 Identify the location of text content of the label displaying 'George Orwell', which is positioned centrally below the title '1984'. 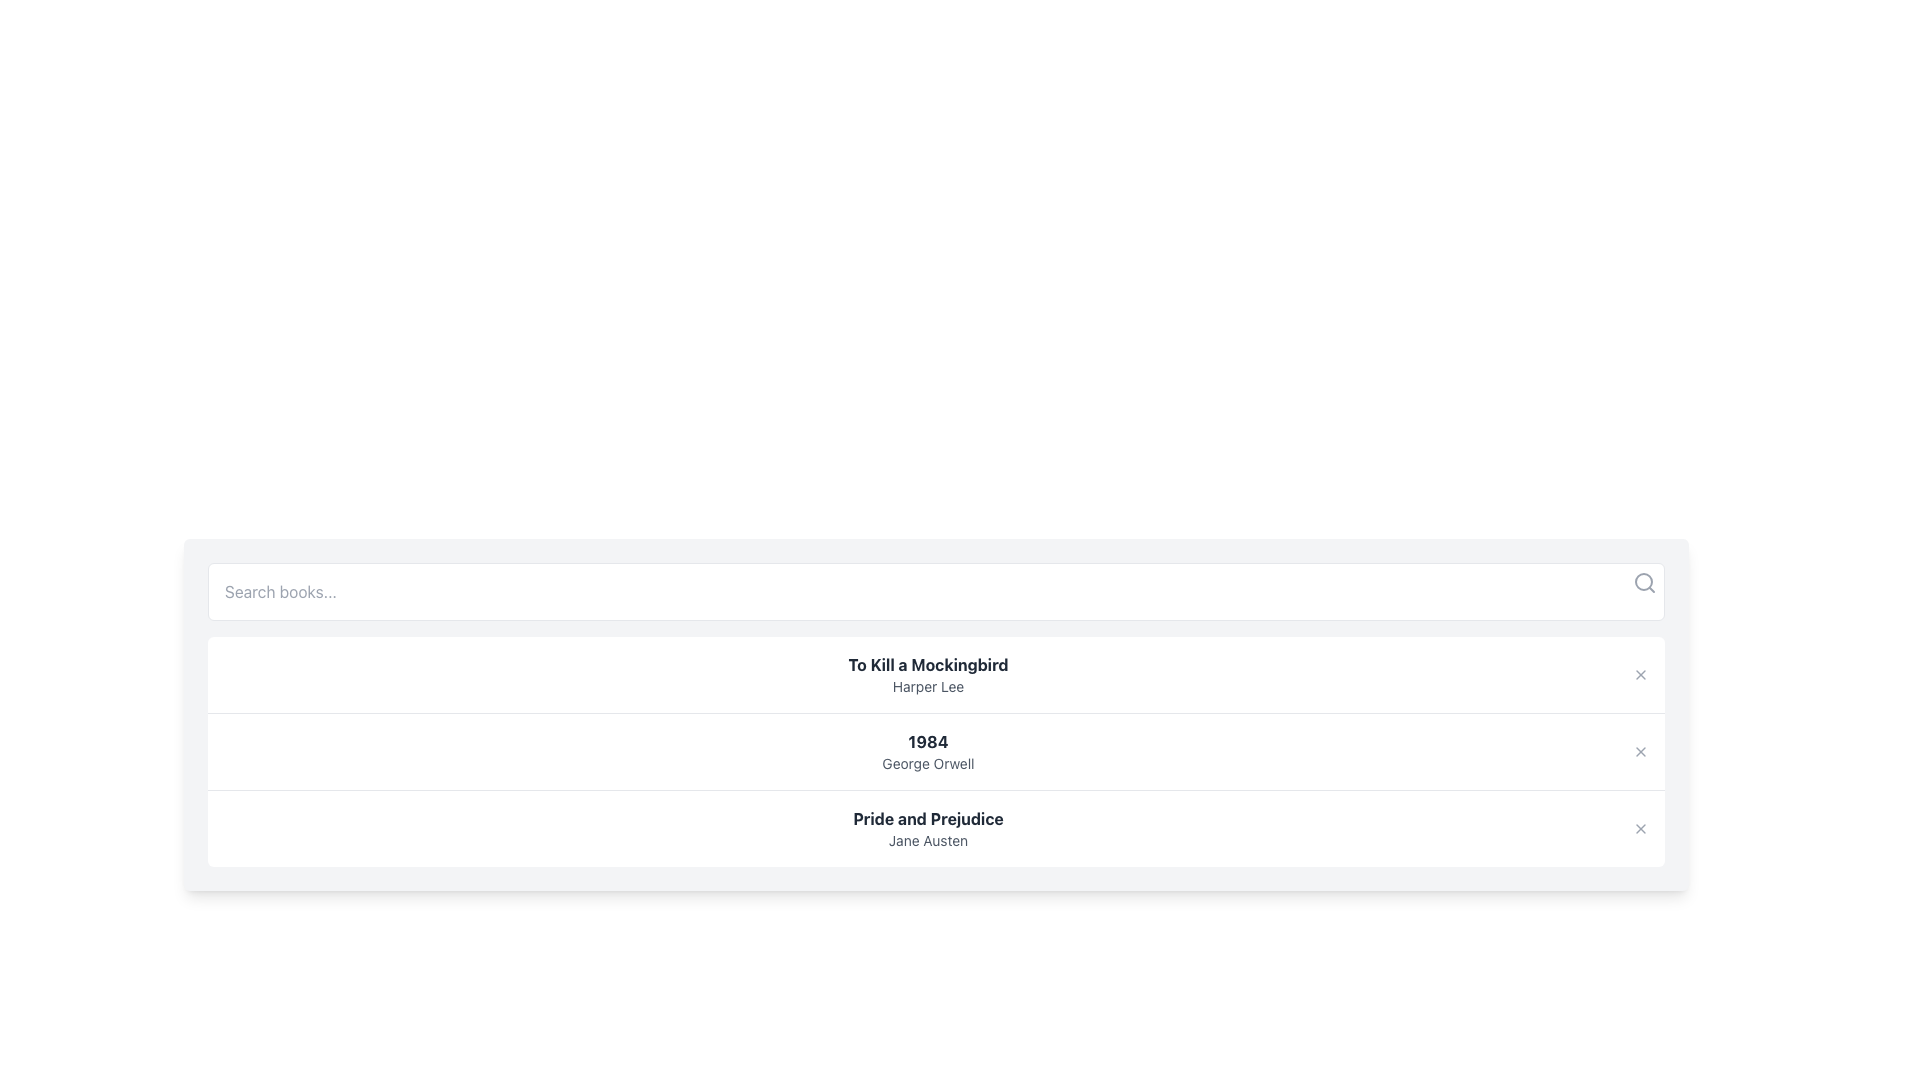
(927, 763).